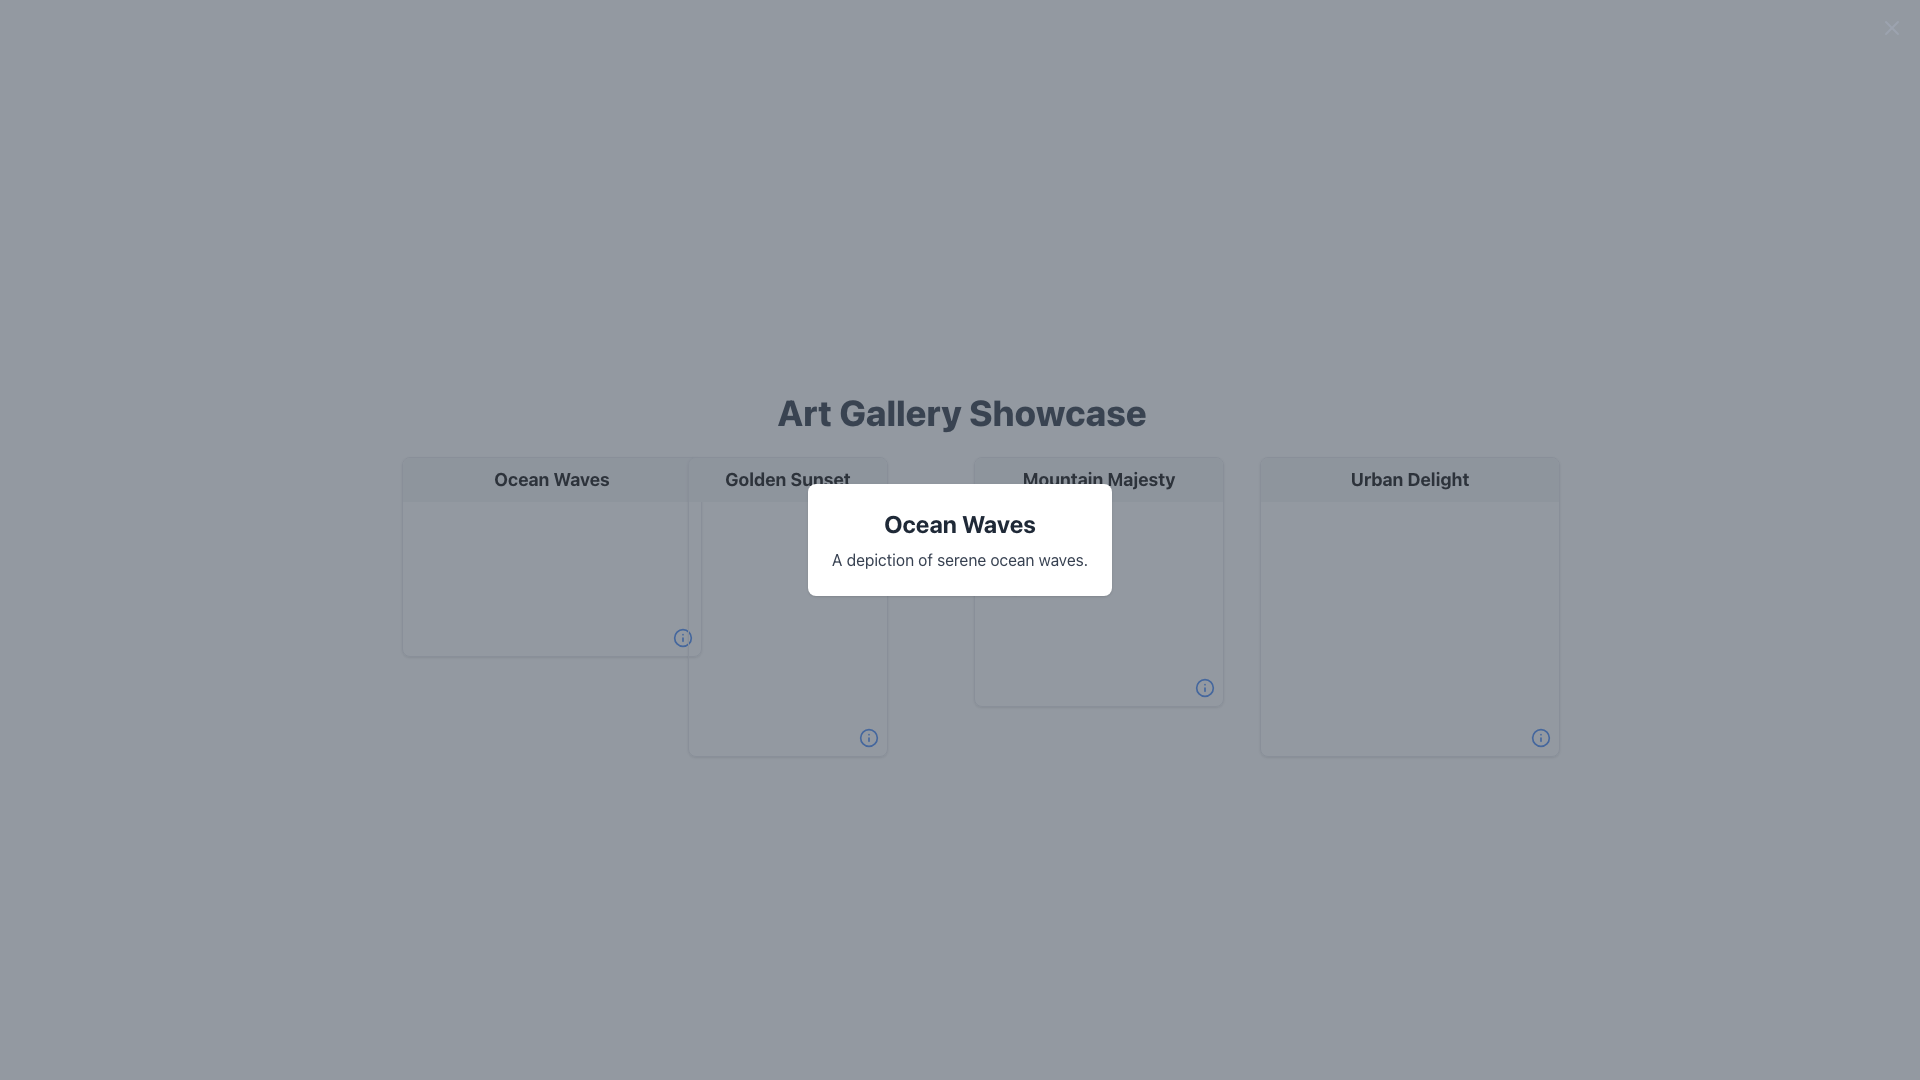 This screenshot has height=1080, width=1920. Describe the element at coordinates (682, 637) in the screenshot. I see `the circular blue 'info' icon button located at the bottom-right corner of the 'Ocean Waves' card` at that location.